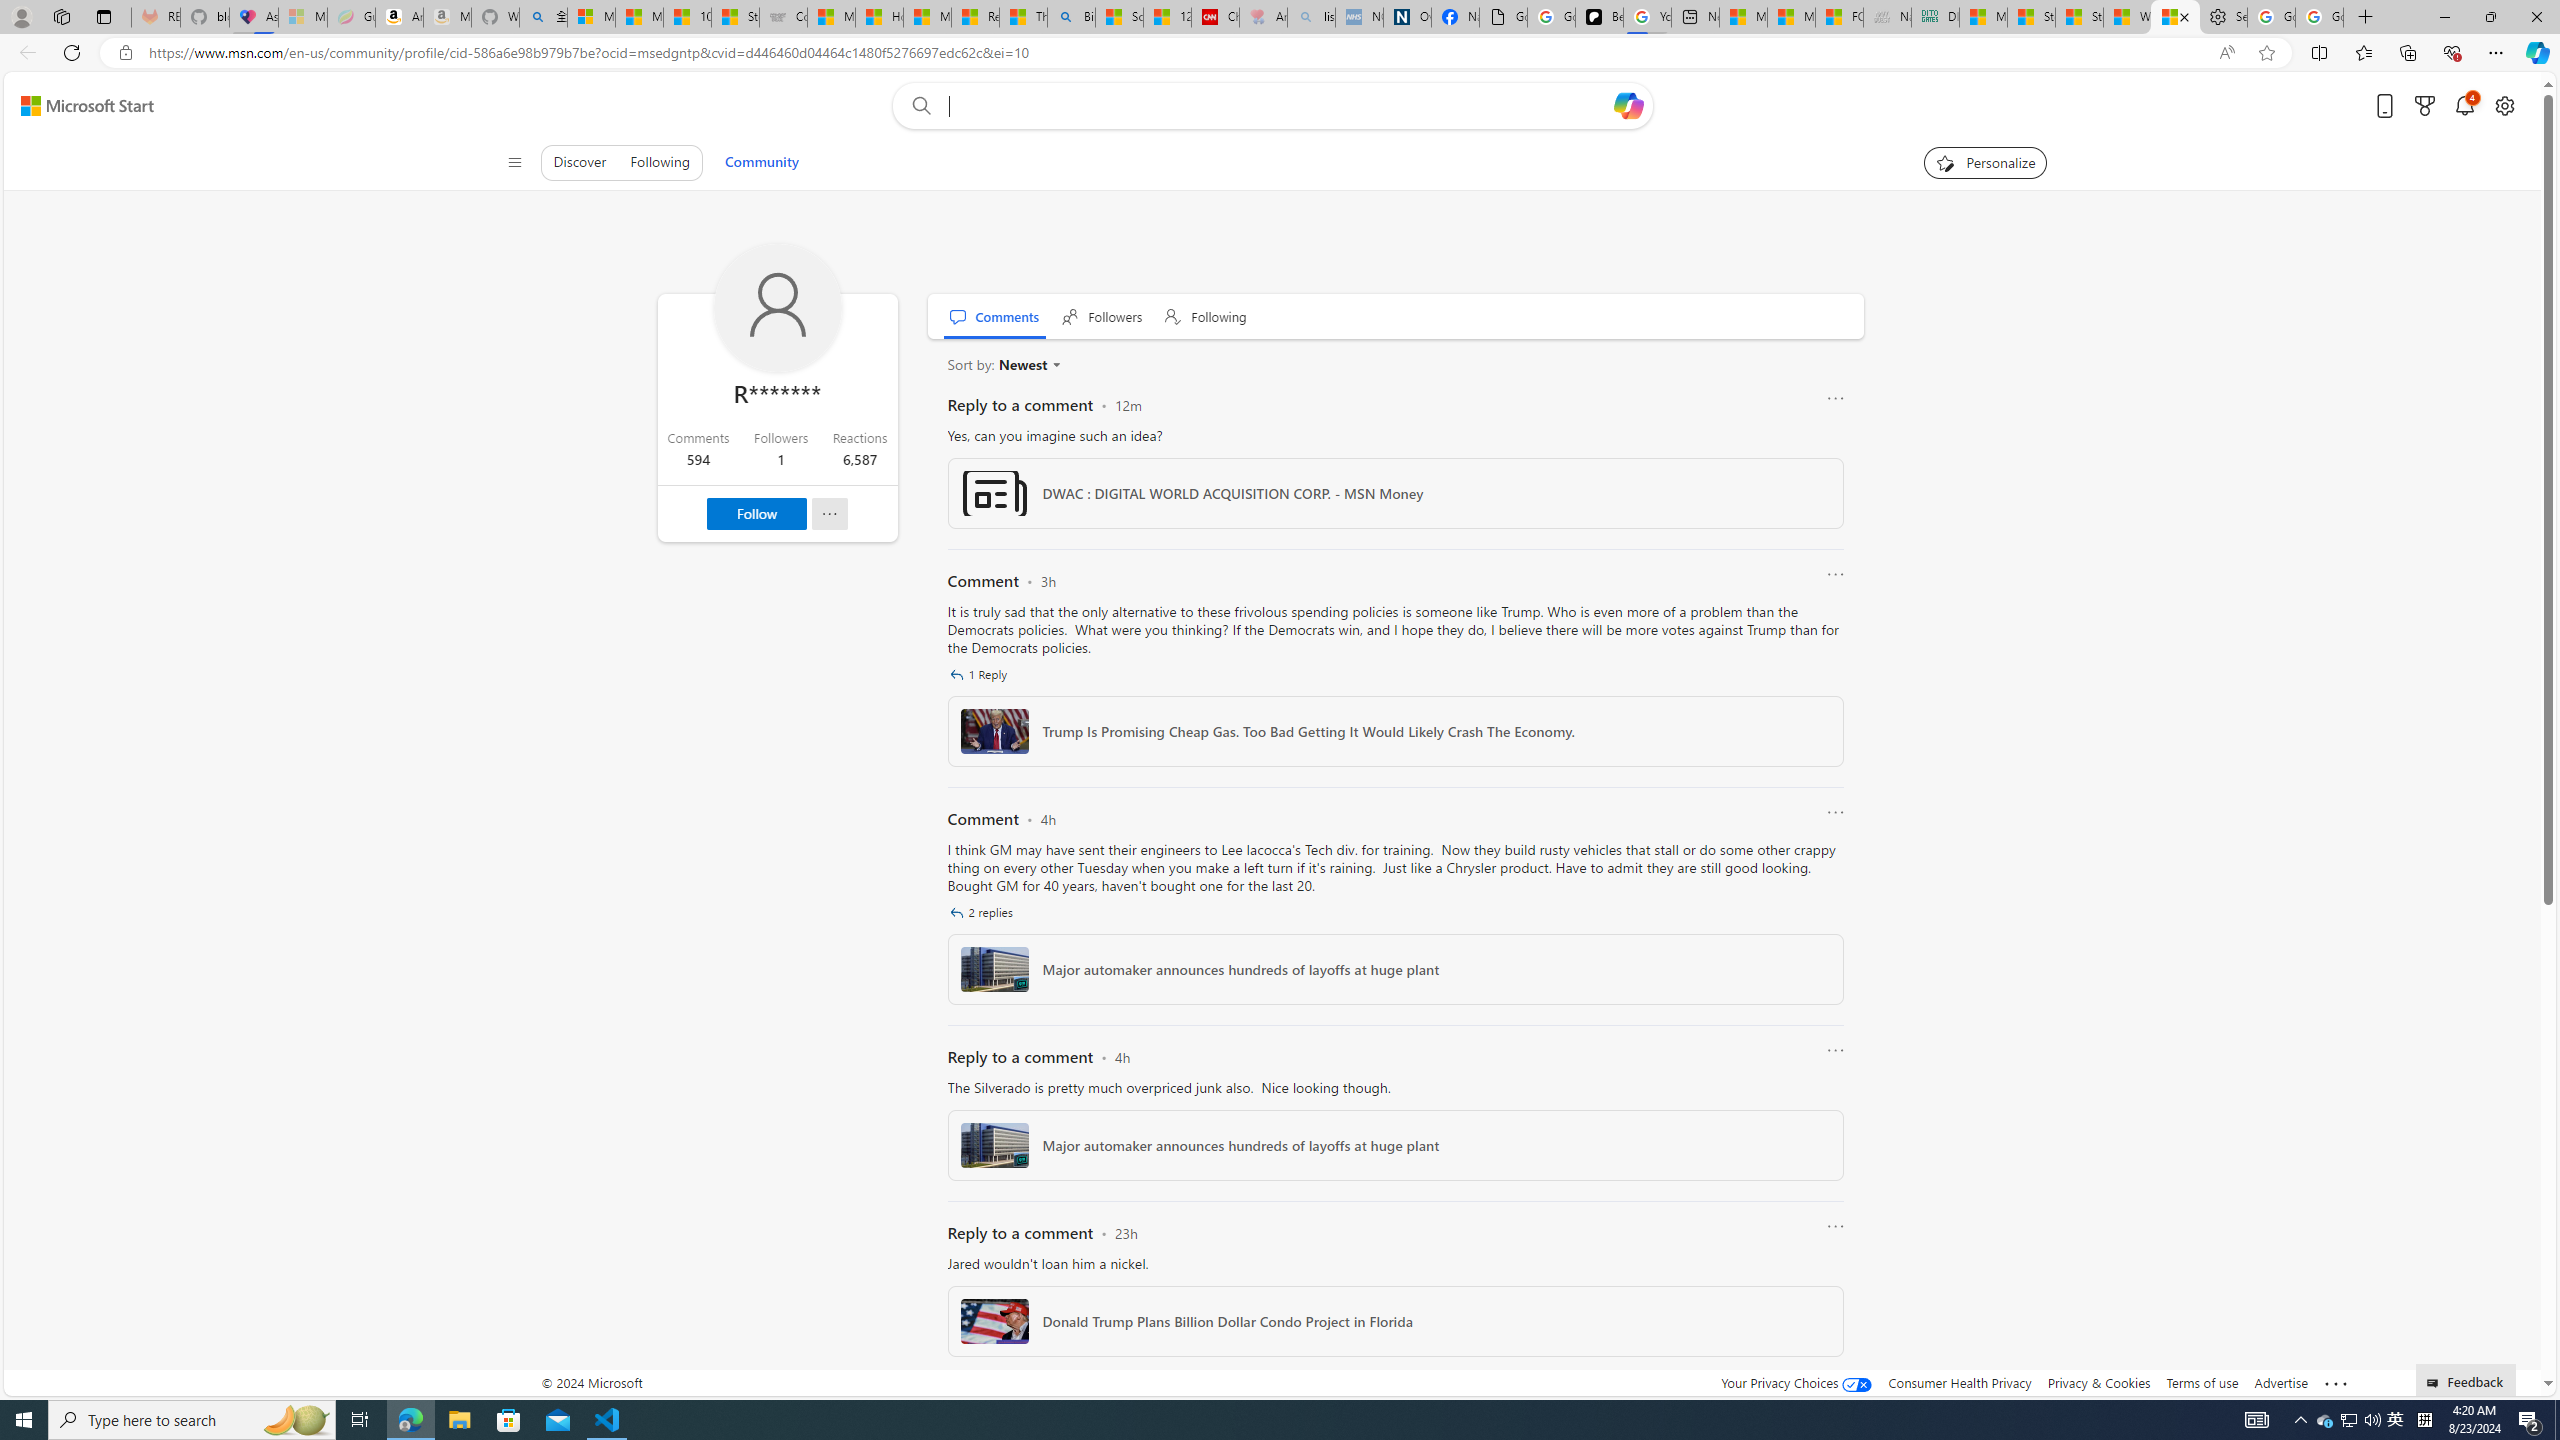 Image resolution: width=2560 pixels, height=1440 pixels. Describe the element at coordinates (982, 911) in the screenshot. I see `'2 replies'` at that location.